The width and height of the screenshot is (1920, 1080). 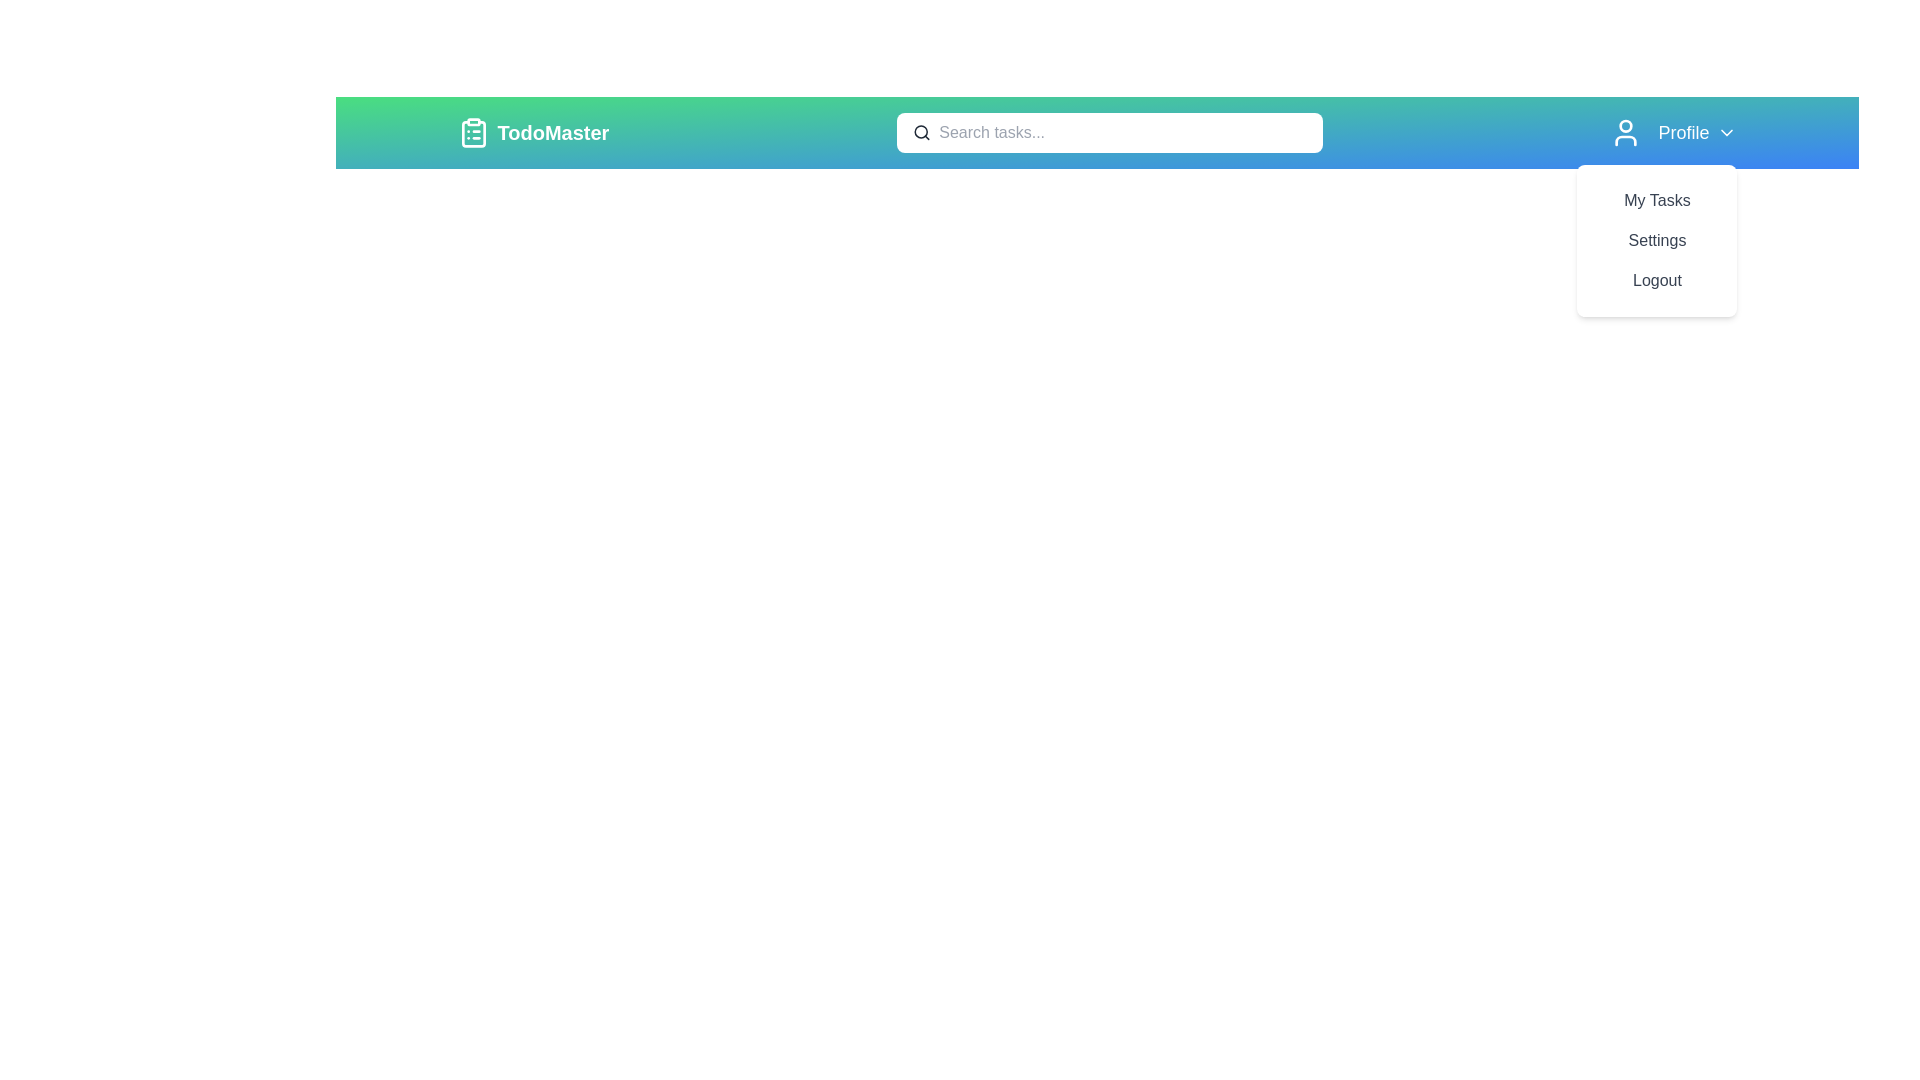 What do you see at coordinates (920, 131) in the screenshot?
I see `the magnifying glass icon represented by the SVG circle to initiate a search action` at bounding box center [920, 131].